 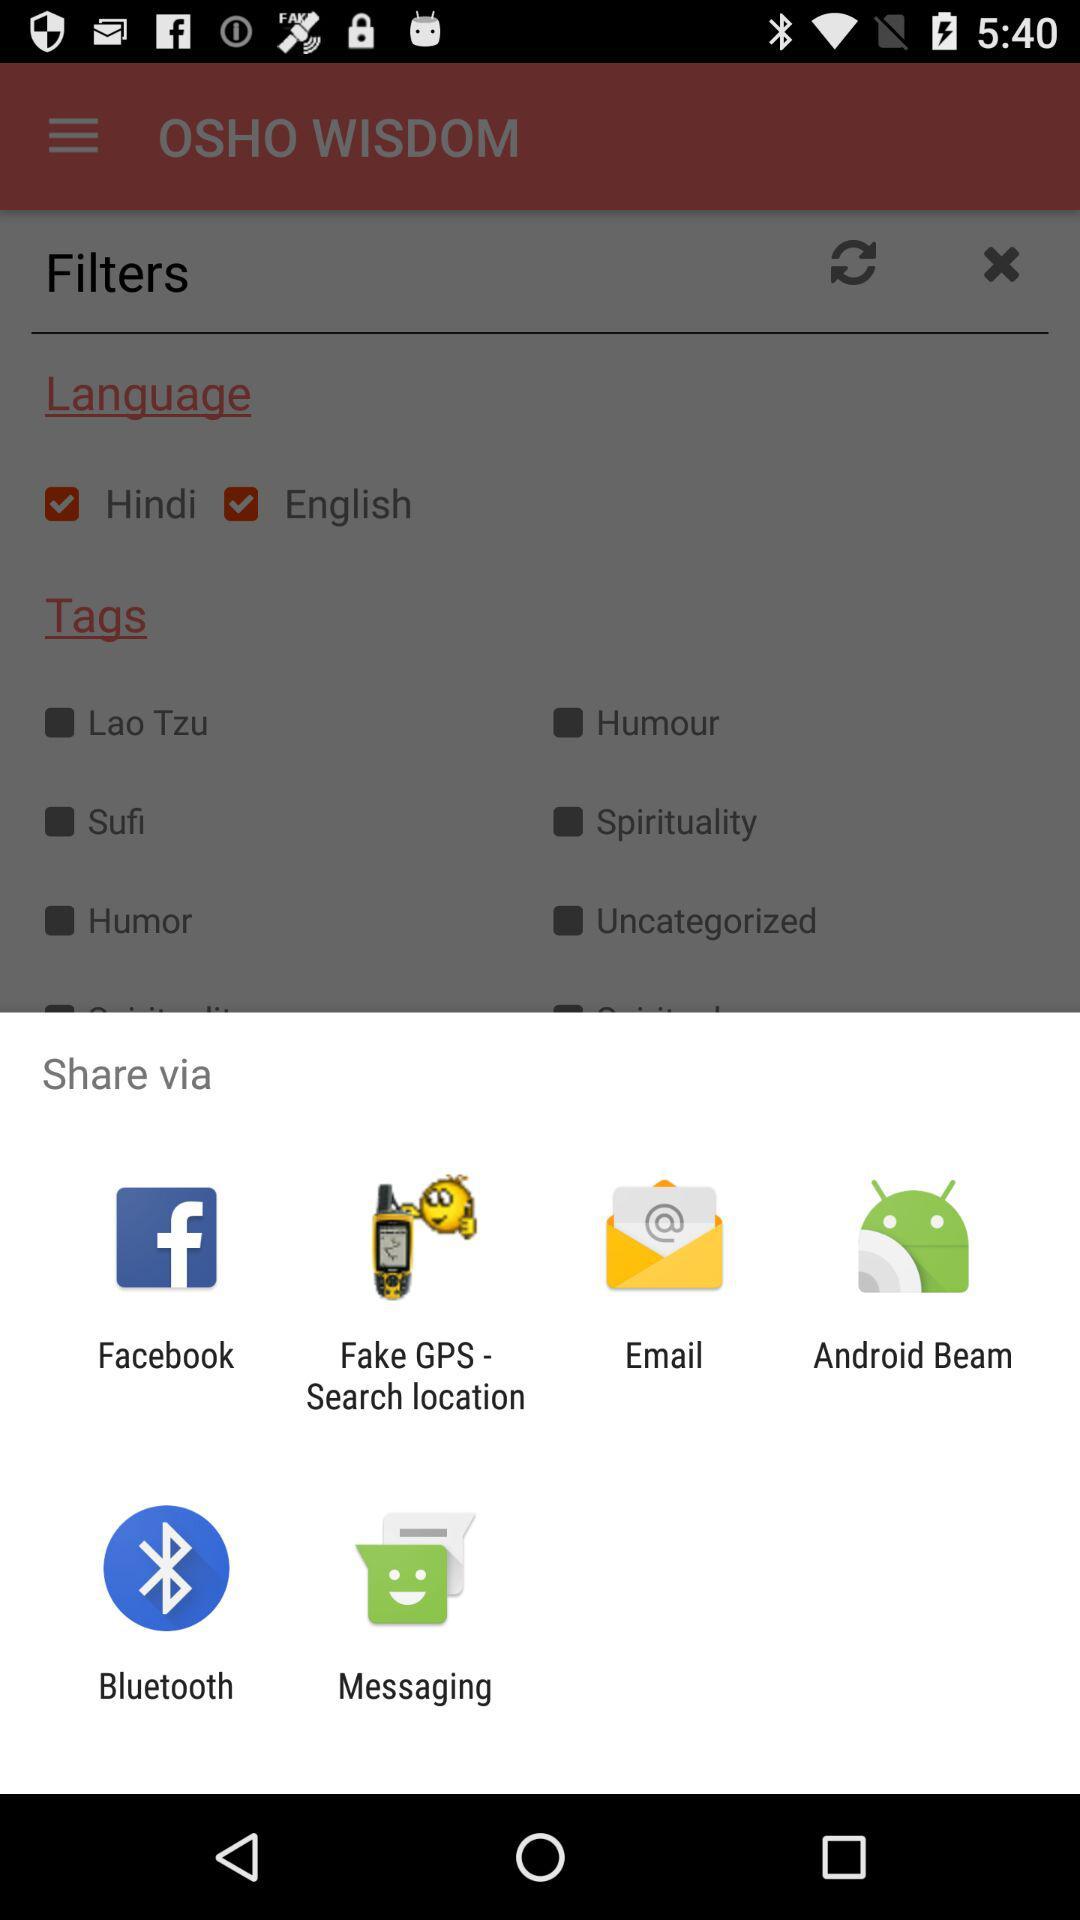 What do you see at coordinates (913, 1374) in the screenshot?
I see `app next to email icon` at bounding box center [913, 1374].